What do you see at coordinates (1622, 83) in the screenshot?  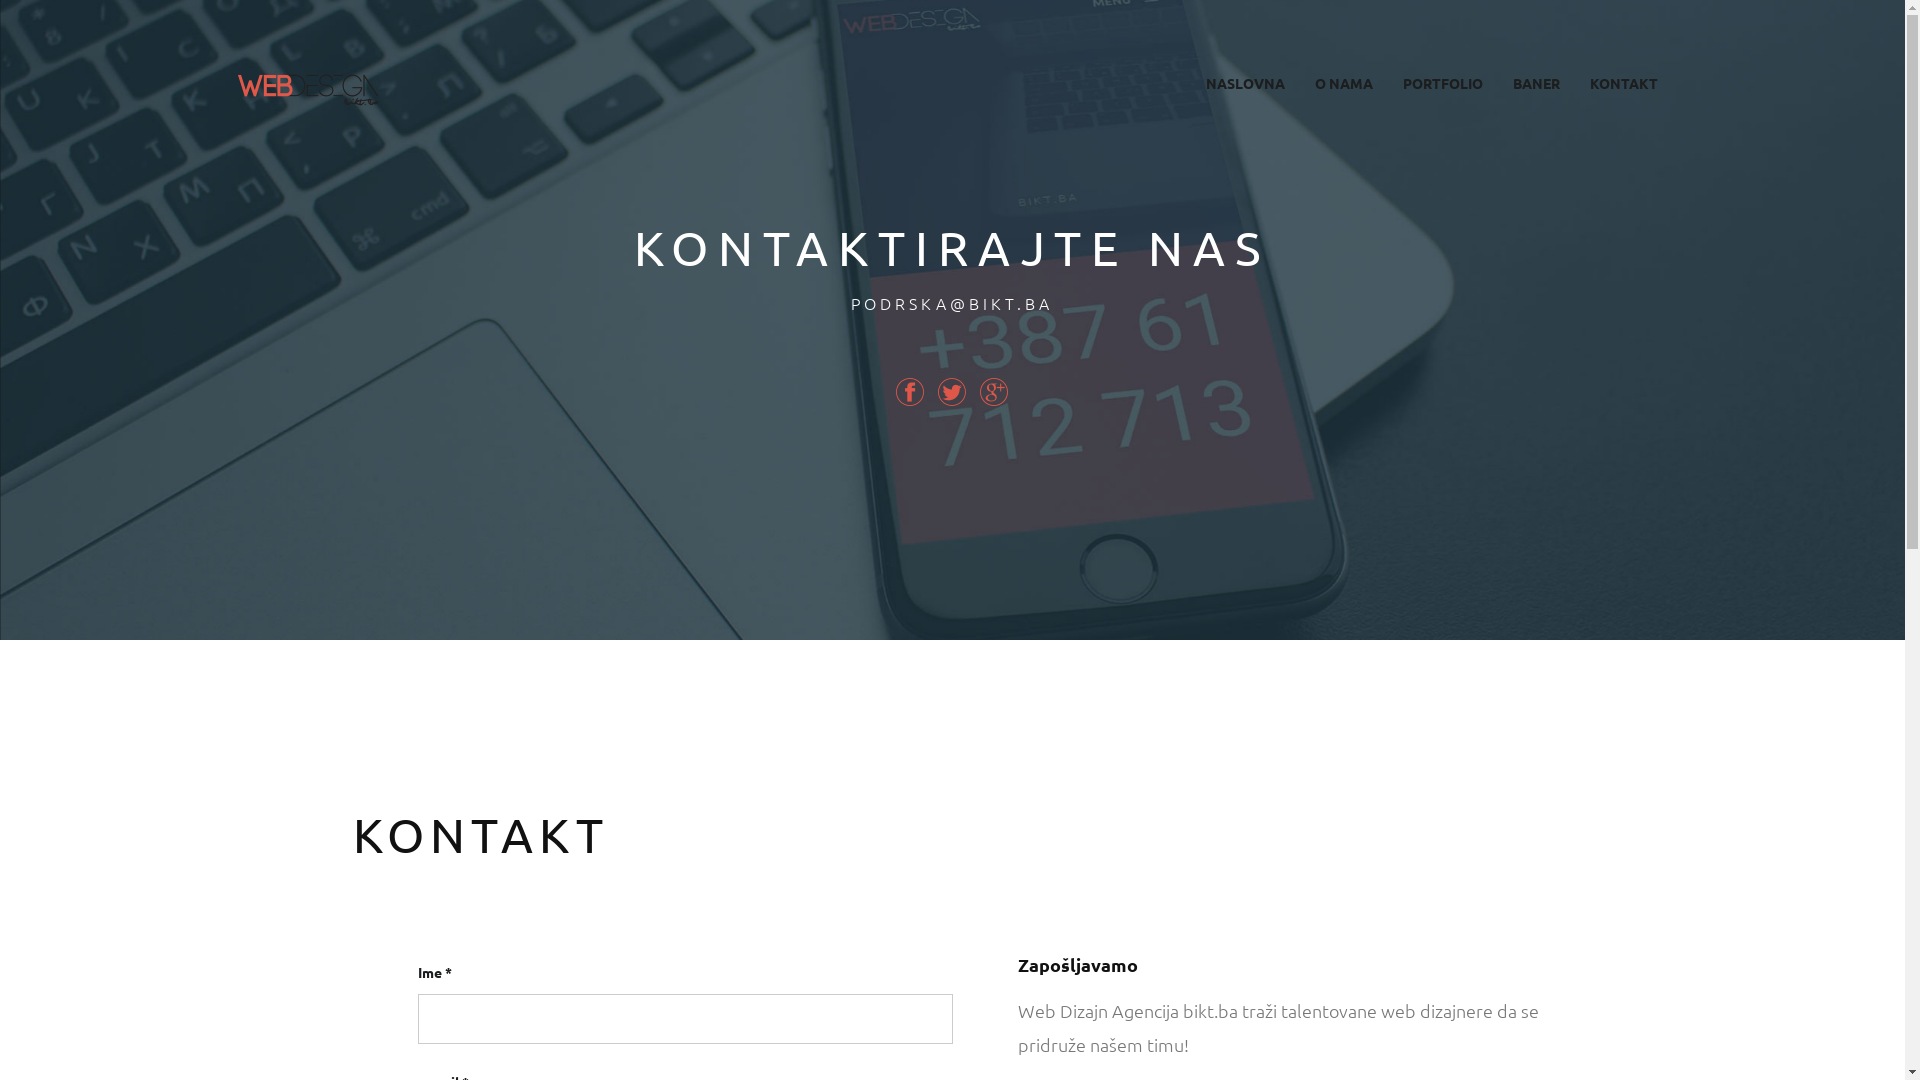 I see `'KONTAKT'` at bounding box center [1622, 83].